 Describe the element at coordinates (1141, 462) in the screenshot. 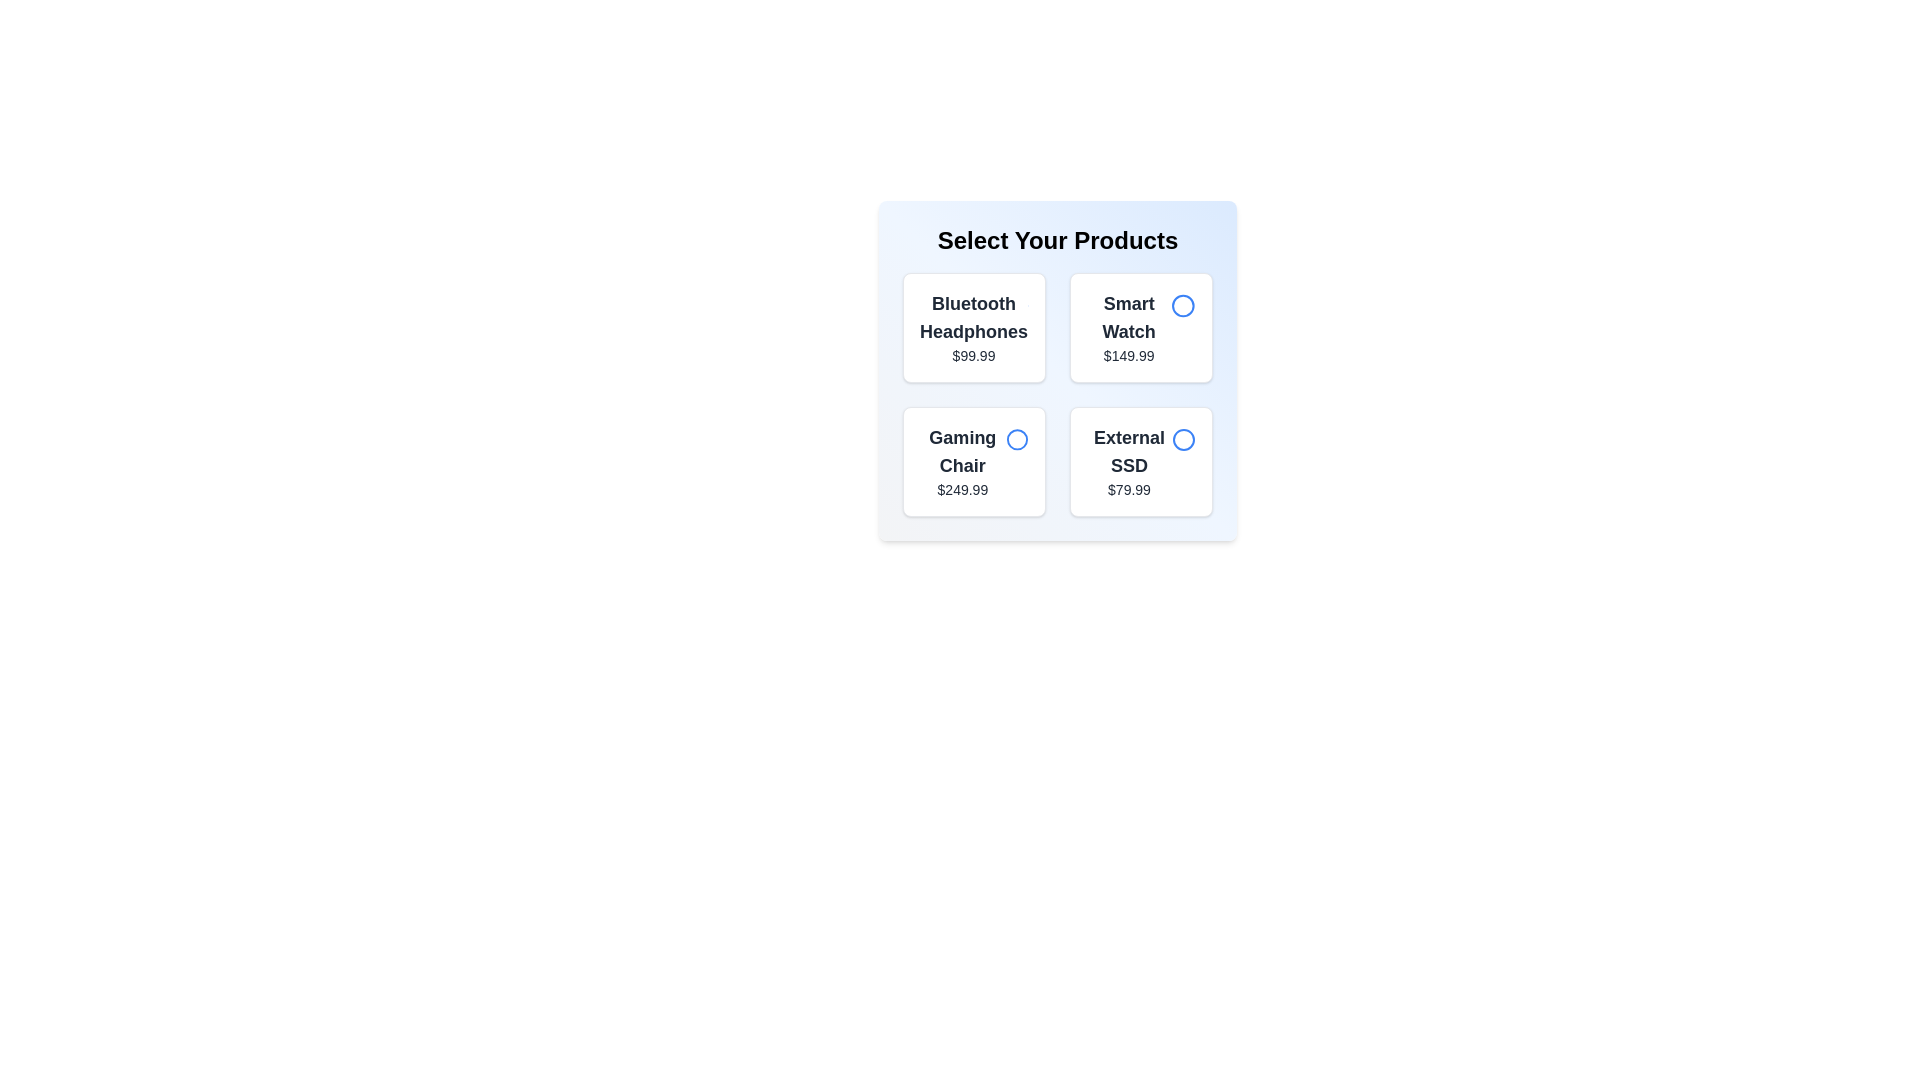

I see `the product card for External SSD` at that location.